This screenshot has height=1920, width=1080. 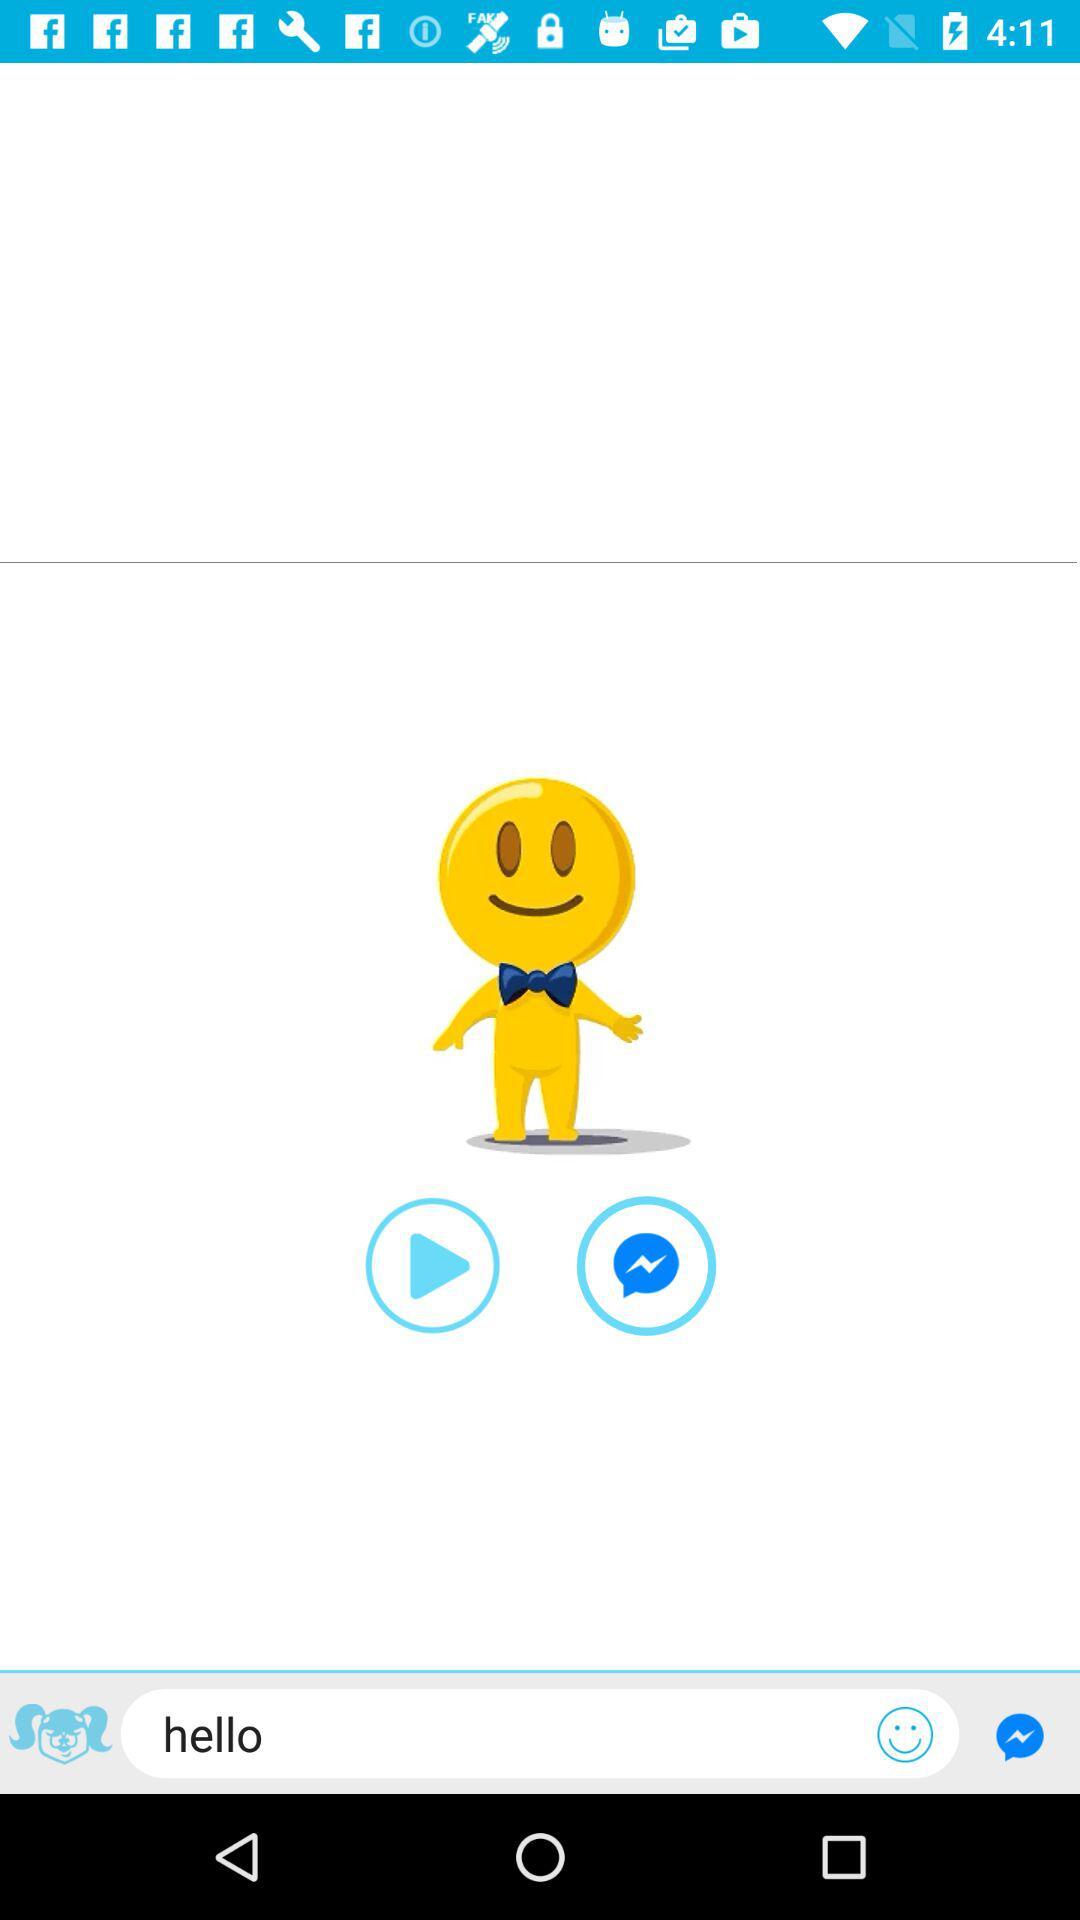 I want to click on messenger chat, so click(x=1019, y=1735).